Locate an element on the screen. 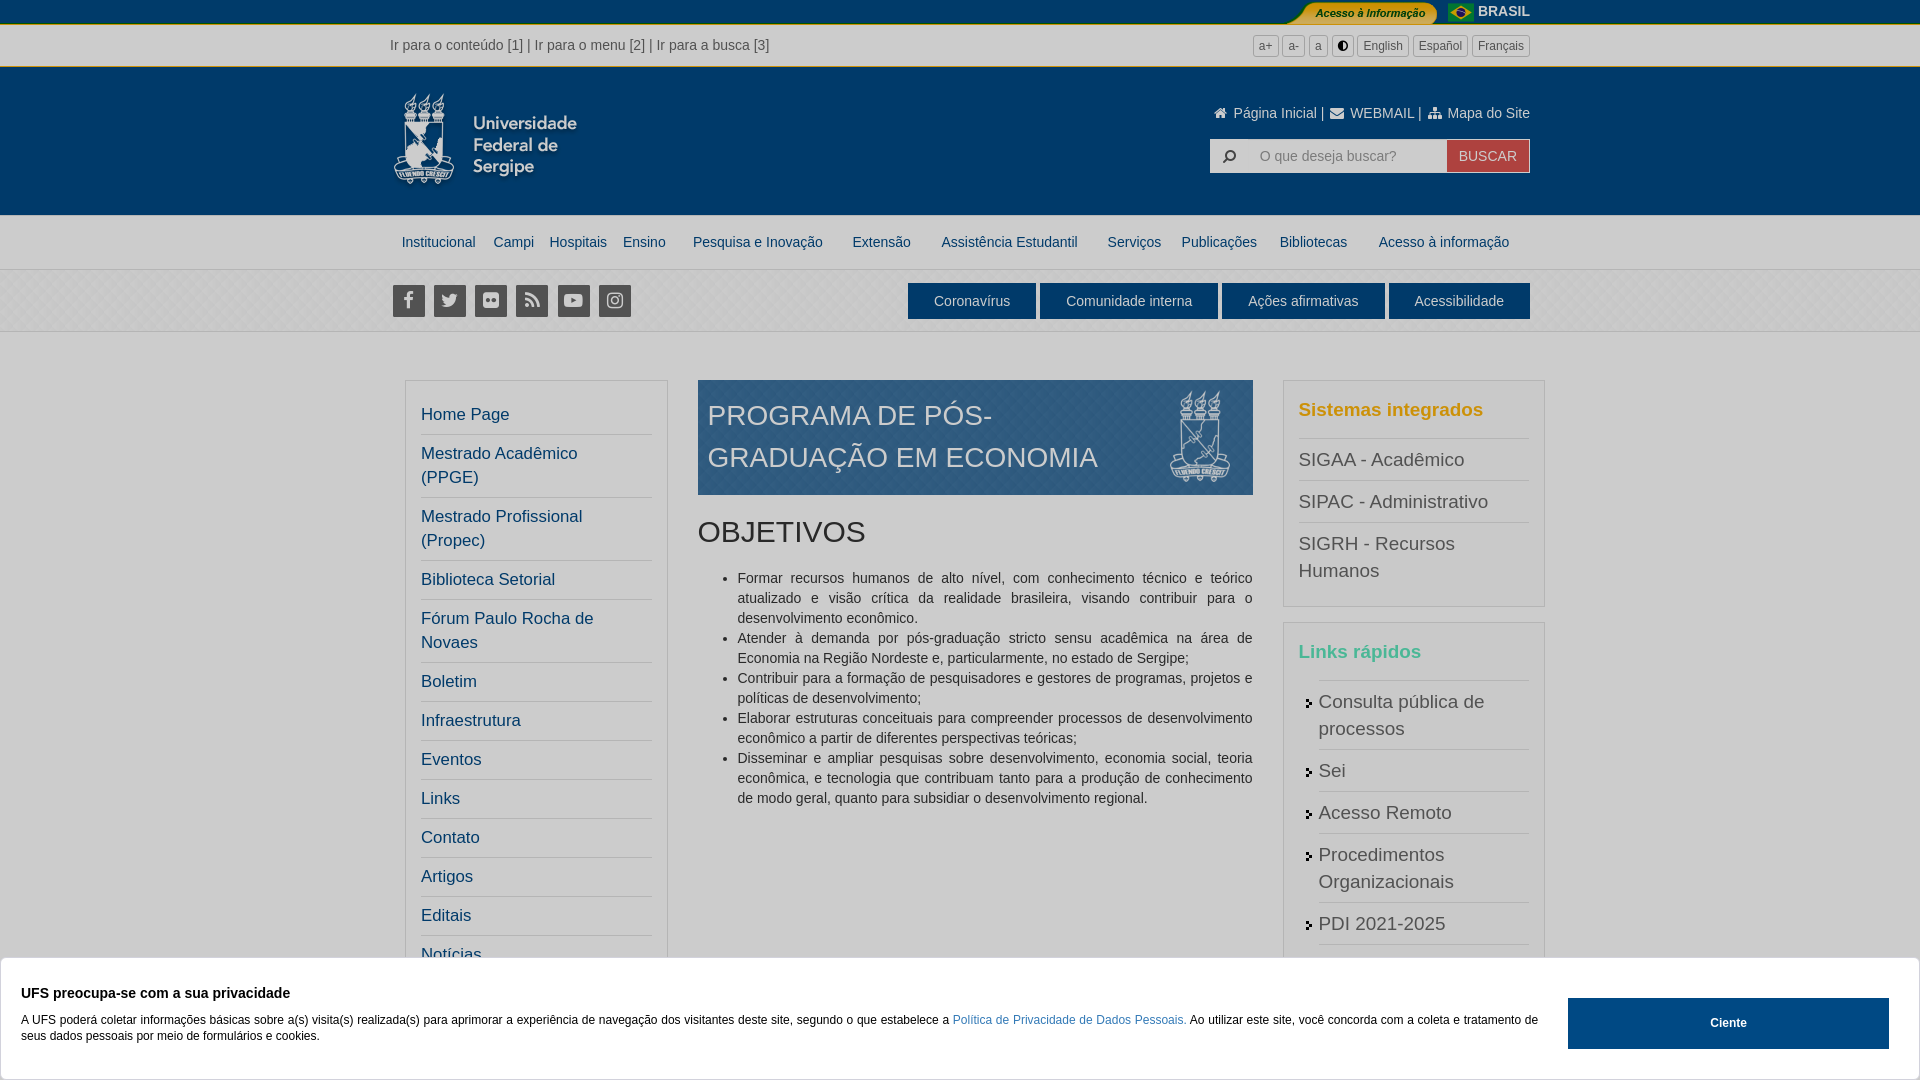 The width and height of the screenshot is (1920, 1080). 'WEBMAIL' is located at coordinates (1370, 112).